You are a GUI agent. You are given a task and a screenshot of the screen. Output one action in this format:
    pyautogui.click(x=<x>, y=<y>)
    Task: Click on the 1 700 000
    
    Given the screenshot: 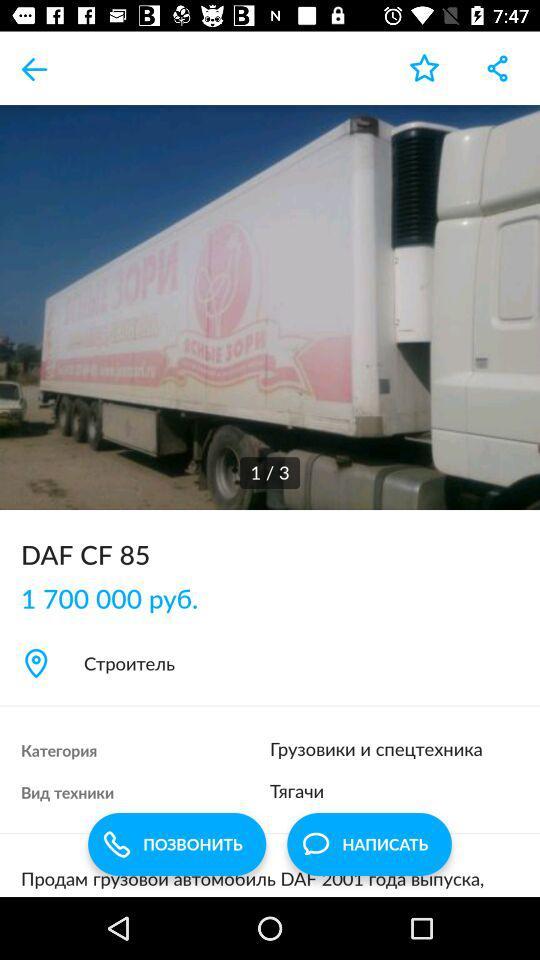 What is the action you would take?
    pyautogui.click(x=120, y=598)
    